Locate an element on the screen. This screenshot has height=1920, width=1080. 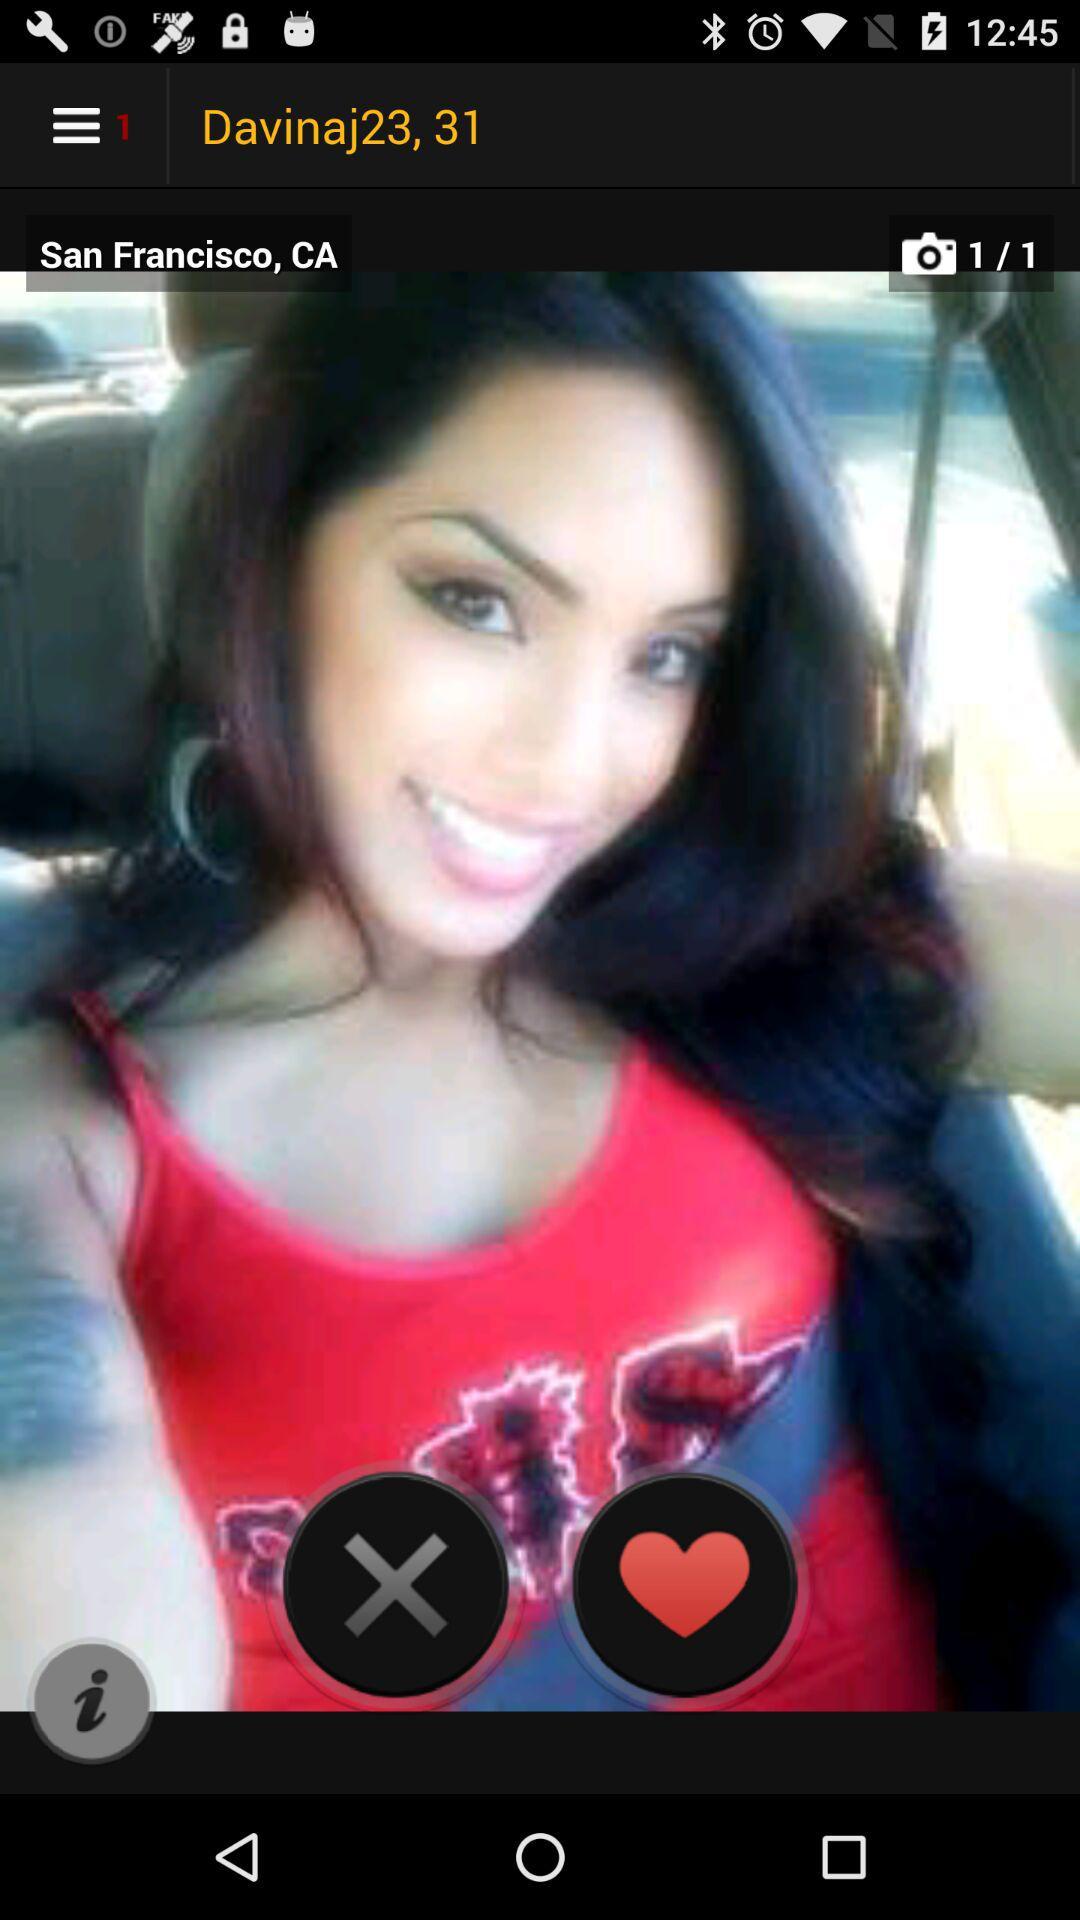
dislike button is located at coordinates (395, 1583).